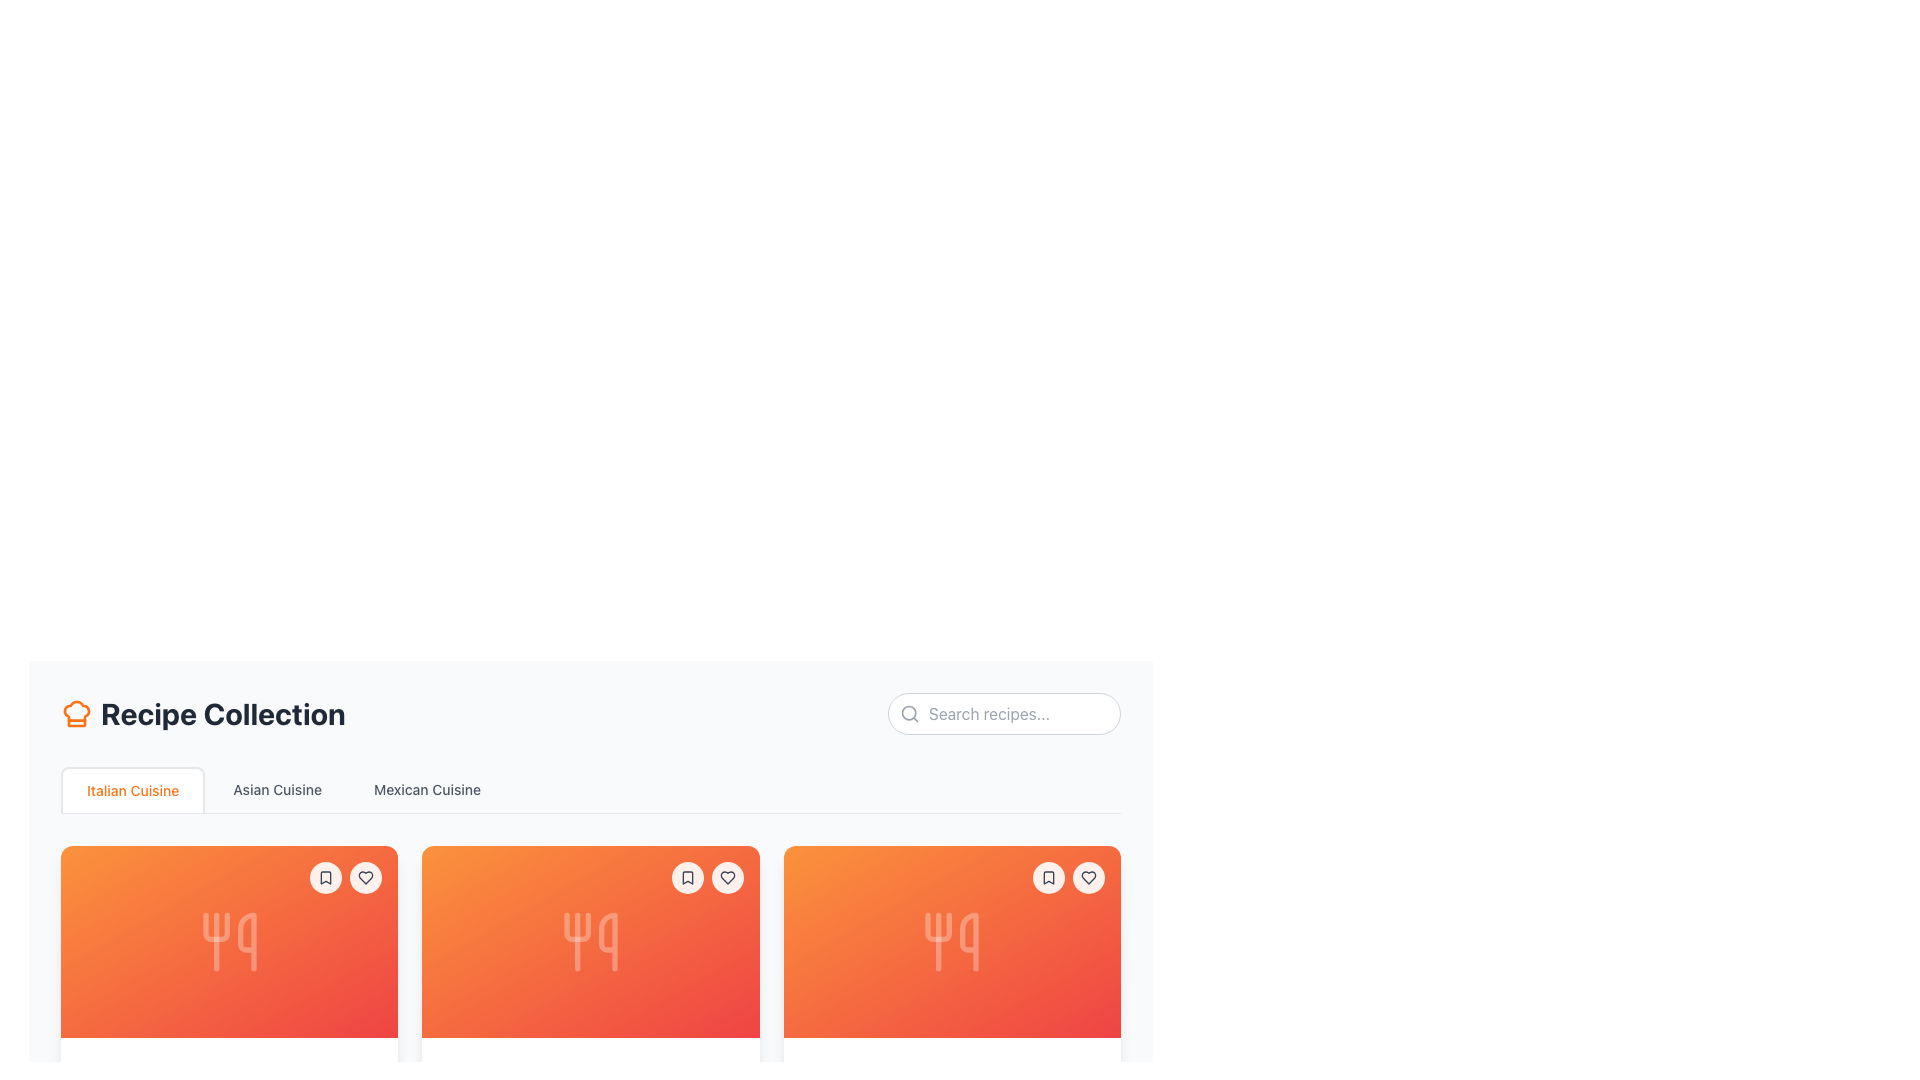 This screenshot has height=1080, width=1920. What do you see at coordinates (951, 941) in the screenshot?
I see `the SVG icon resembling utensils (fork and spoon) with rounded edges and slight transparency located at the center of the rightmost card under the 'Recipe Collection' section` at bounding box center [951, 941].